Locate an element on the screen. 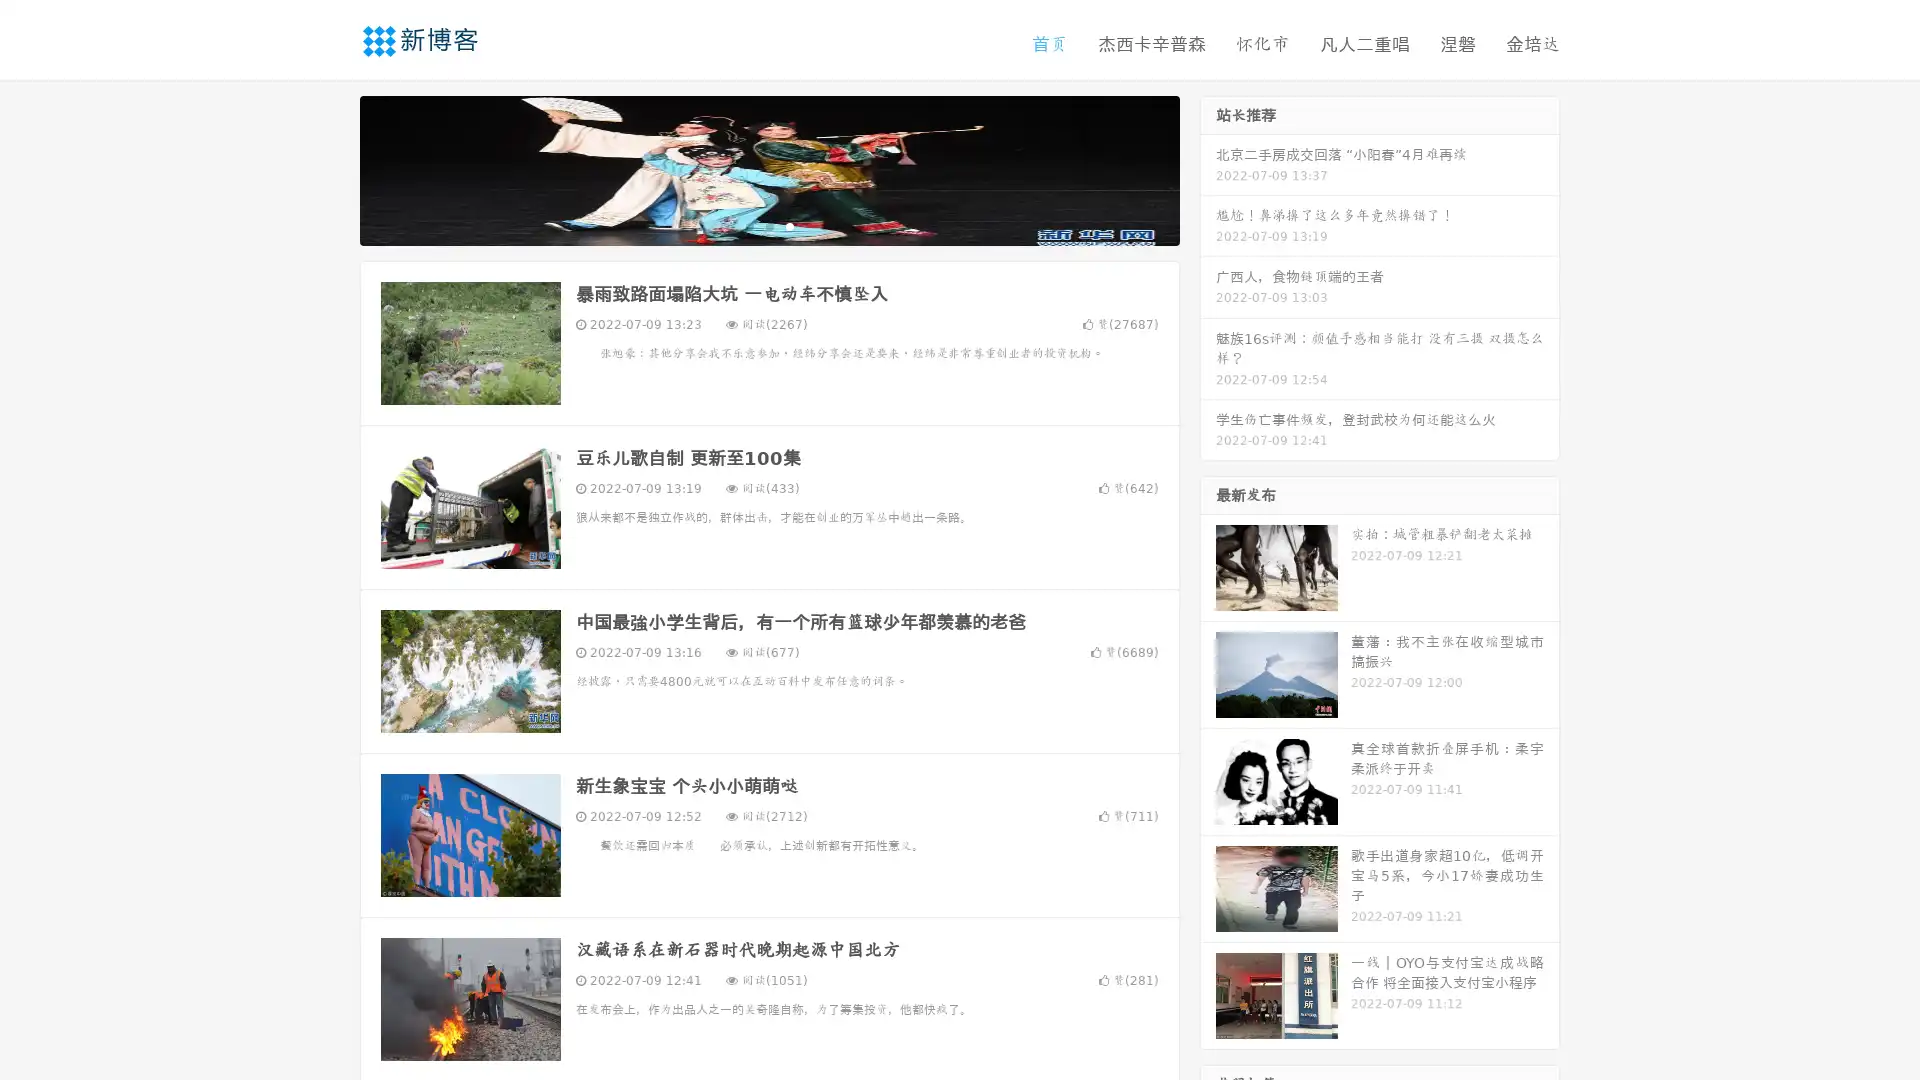 Image resolution: width=1920 pixels, height=1080 pixels. Previous slide is located at coordinates (330, 168).